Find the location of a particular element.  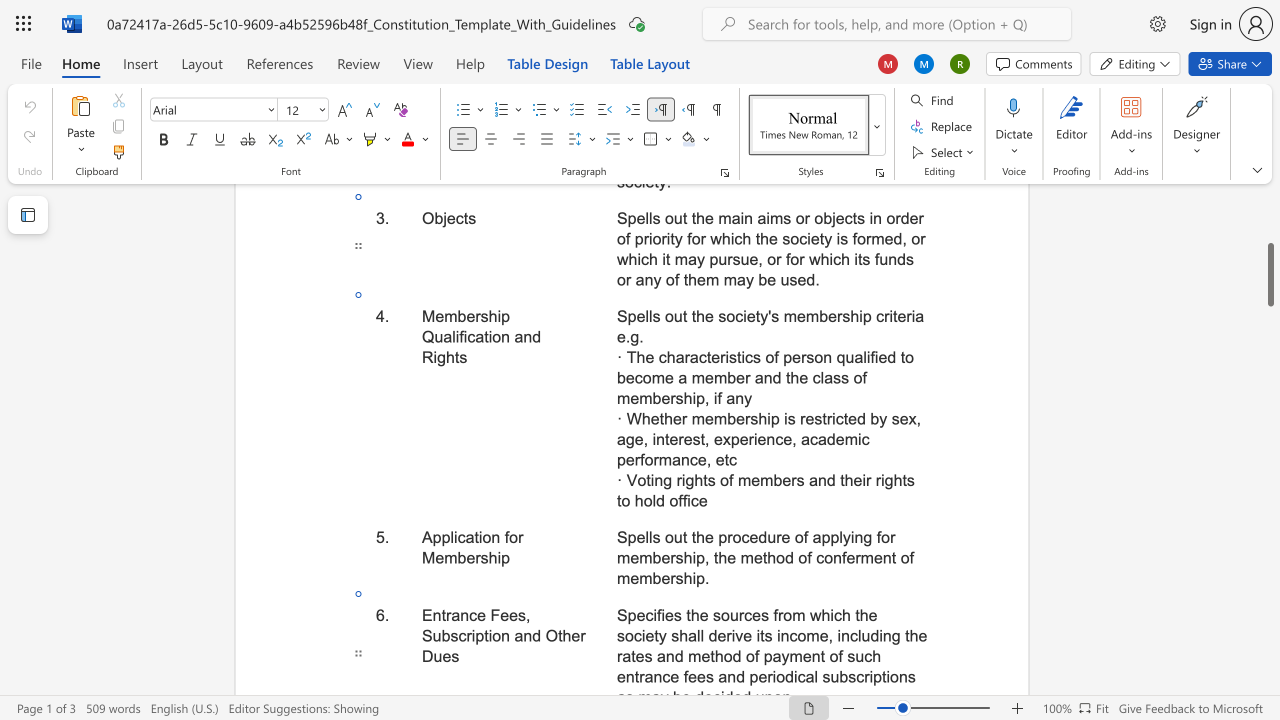

the space between the continuous character "f" and "o" in the text is located at coordinates (510, 536).